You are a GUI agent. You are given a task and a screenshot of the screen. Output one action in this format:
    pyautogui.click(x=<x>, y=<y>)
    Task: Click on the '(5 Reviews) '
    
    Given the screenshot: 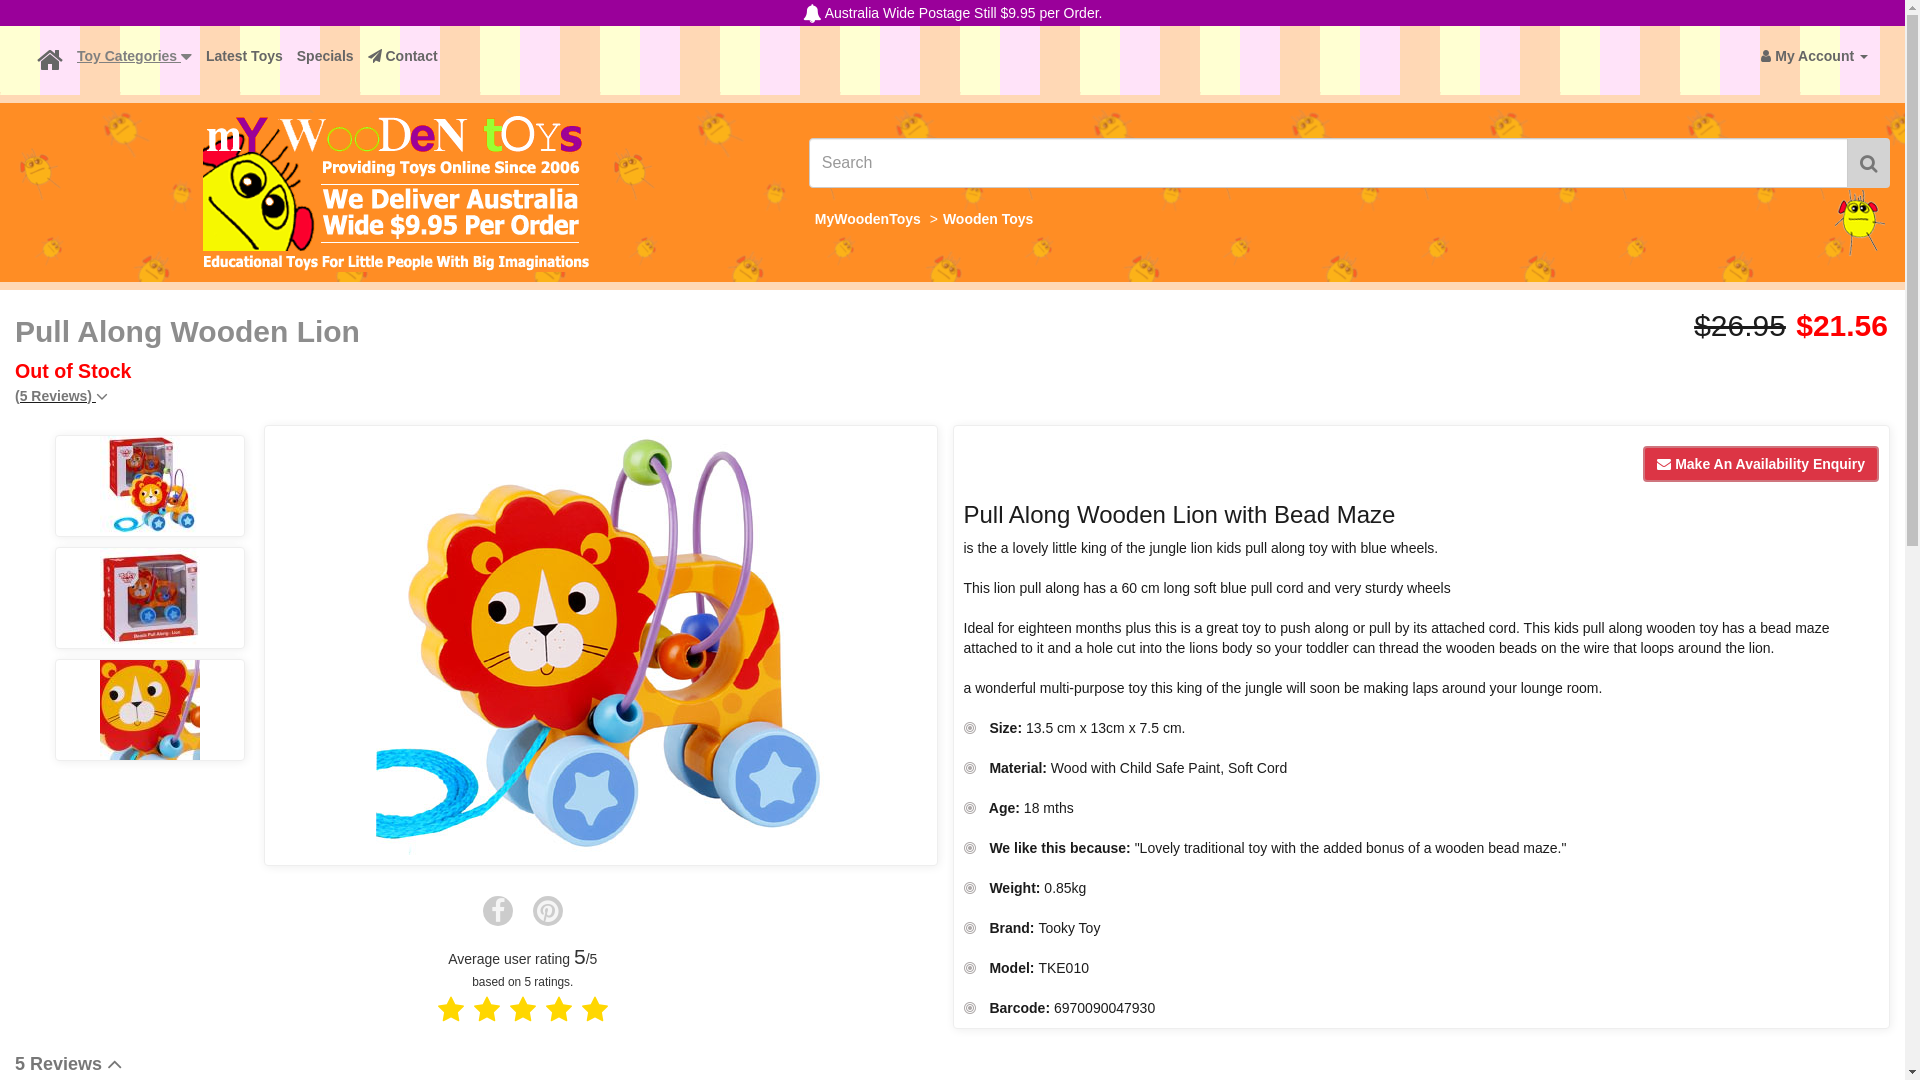 What is the action you would take?
    pyautogui.click(x=61, y=396)
    